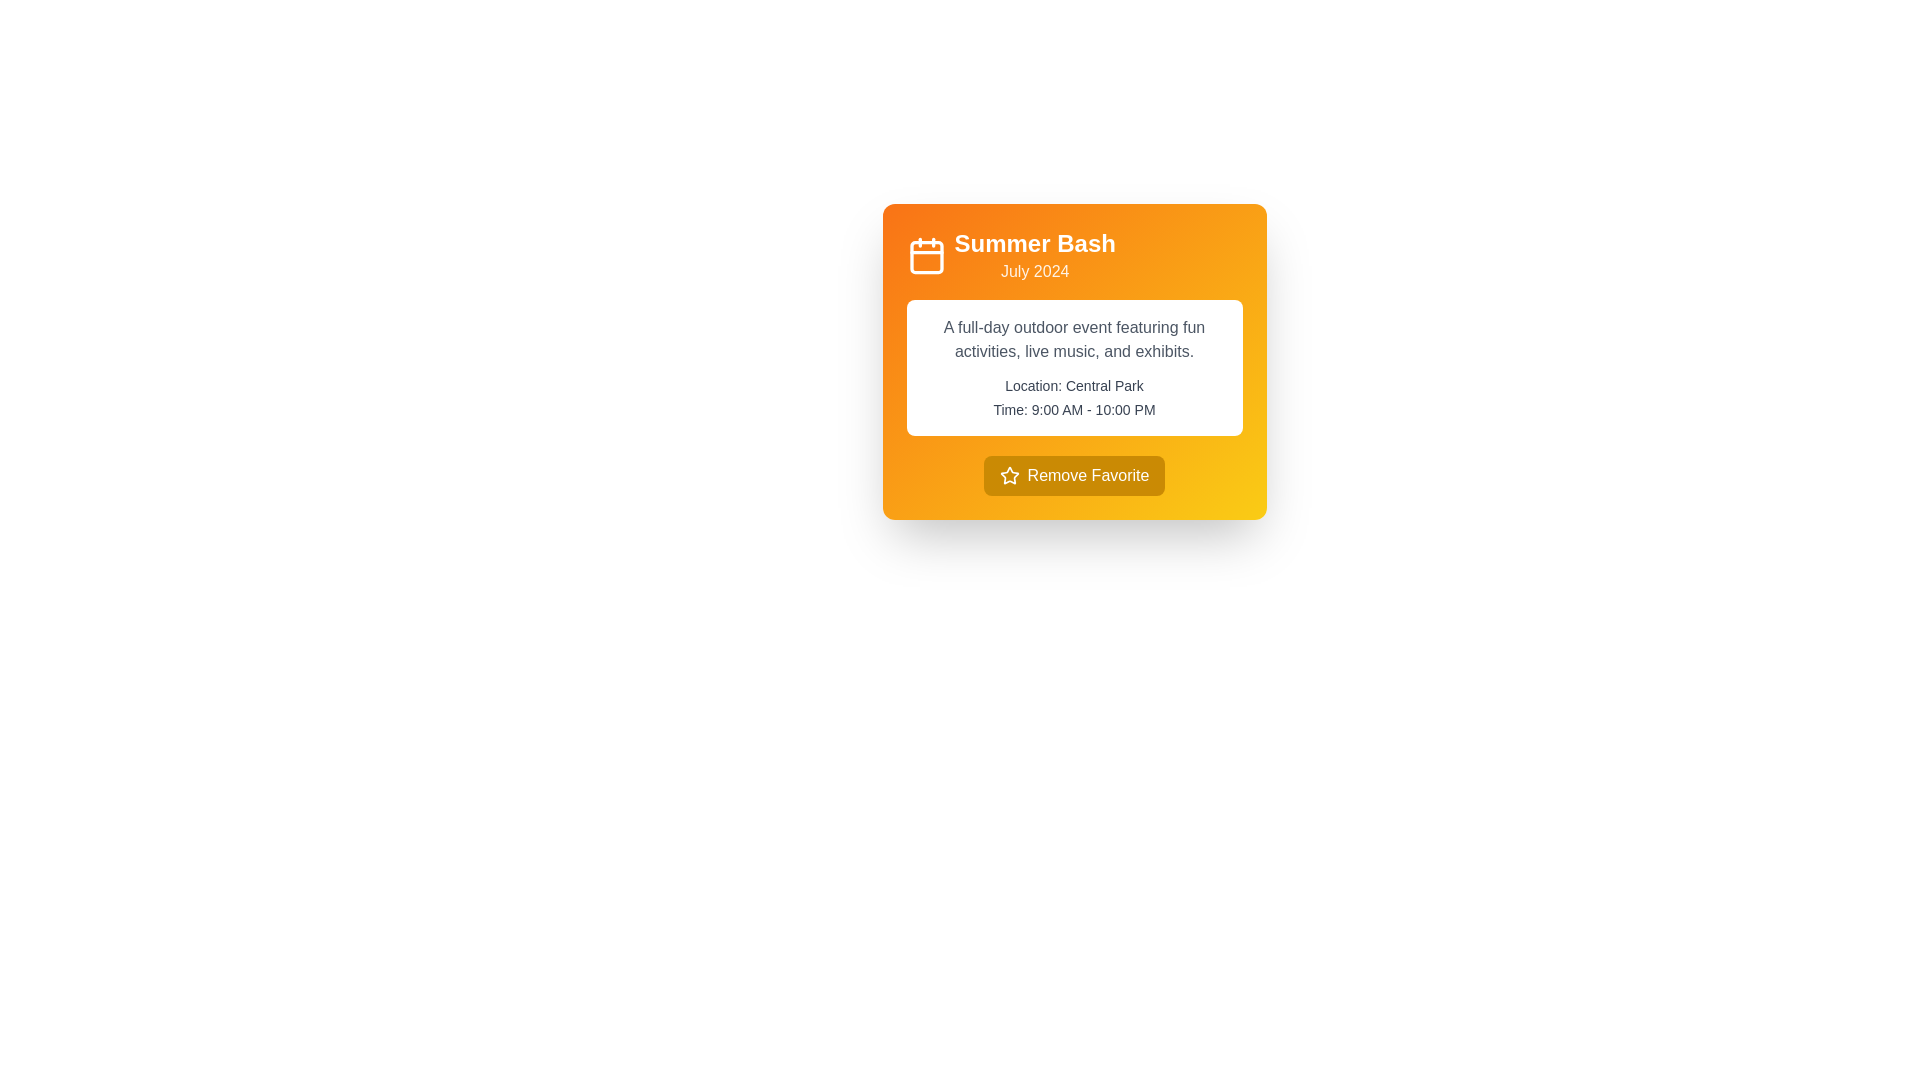  What do you see at coordinates (1073, 338) in the screenshot?
I see `the text element that provides a brief description of the featured event, located above the location and time details within the rounded white card` at bounding box center [1073, 338].